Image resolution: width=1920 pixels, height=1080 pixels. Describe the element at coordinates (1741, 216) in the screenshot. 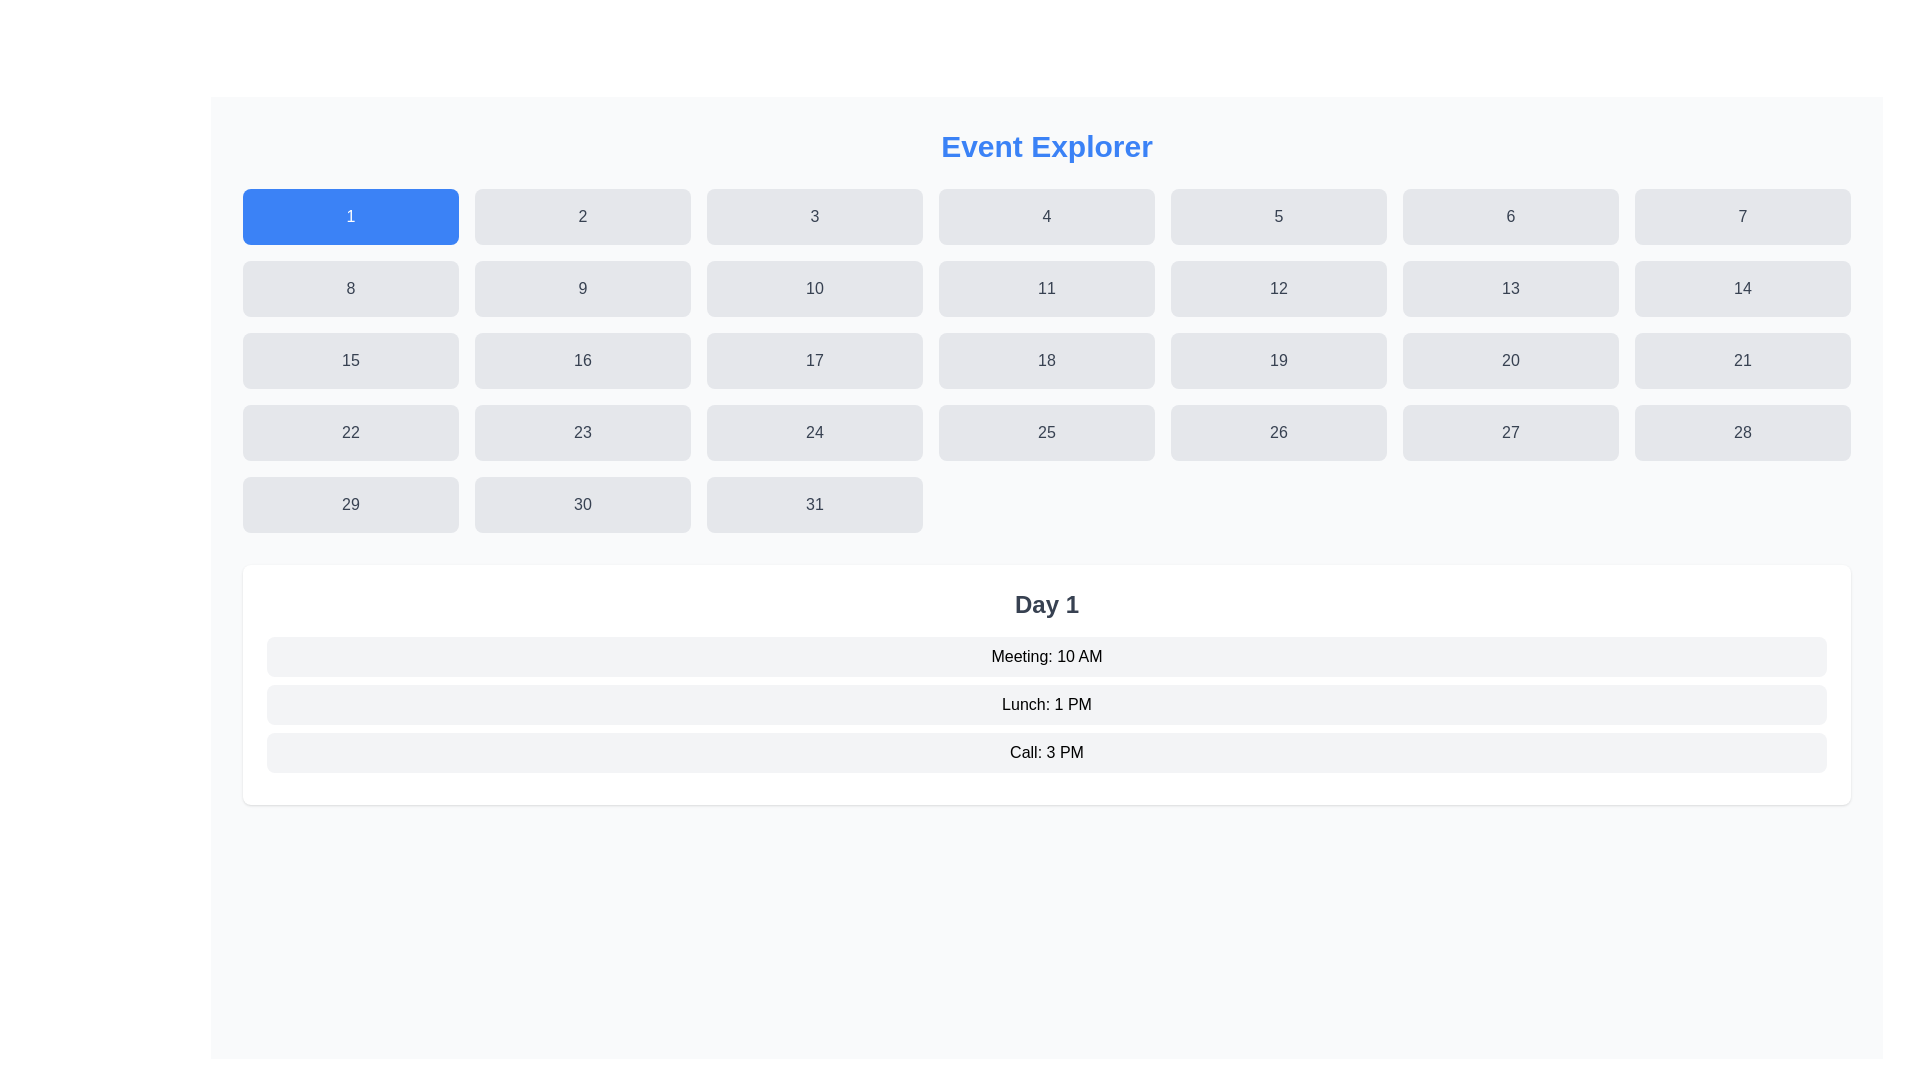

I see `the selectable unit button in the top row of the 7-column grid layout, which is the seventh item aligned below the 'Event Explorer' title` at that location.